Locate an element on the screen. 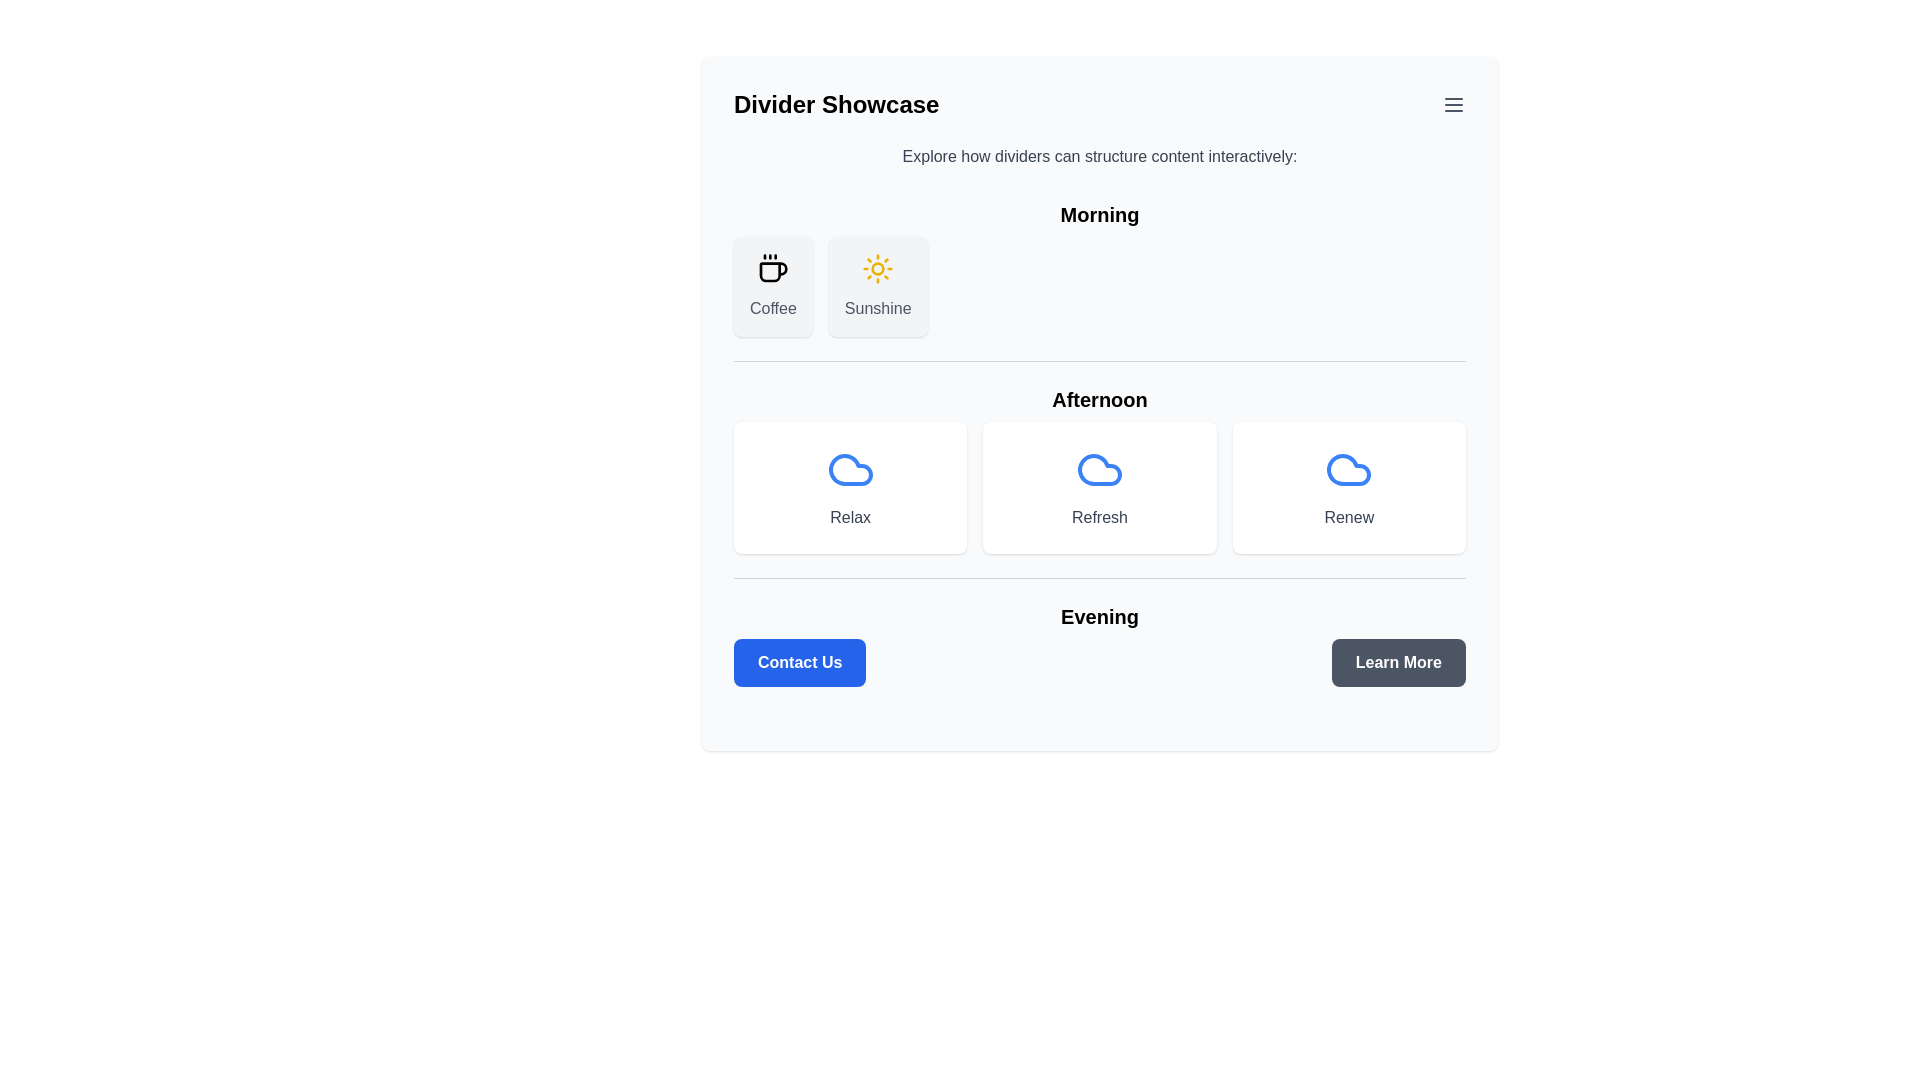 The height and width of the screenshot is (1080, 1920). the cloud-shaped icon with a blue outline, part of the 'Relax' option in the 'Afternoon' section, located centrally among three icons is located at coordinates (850, 470).